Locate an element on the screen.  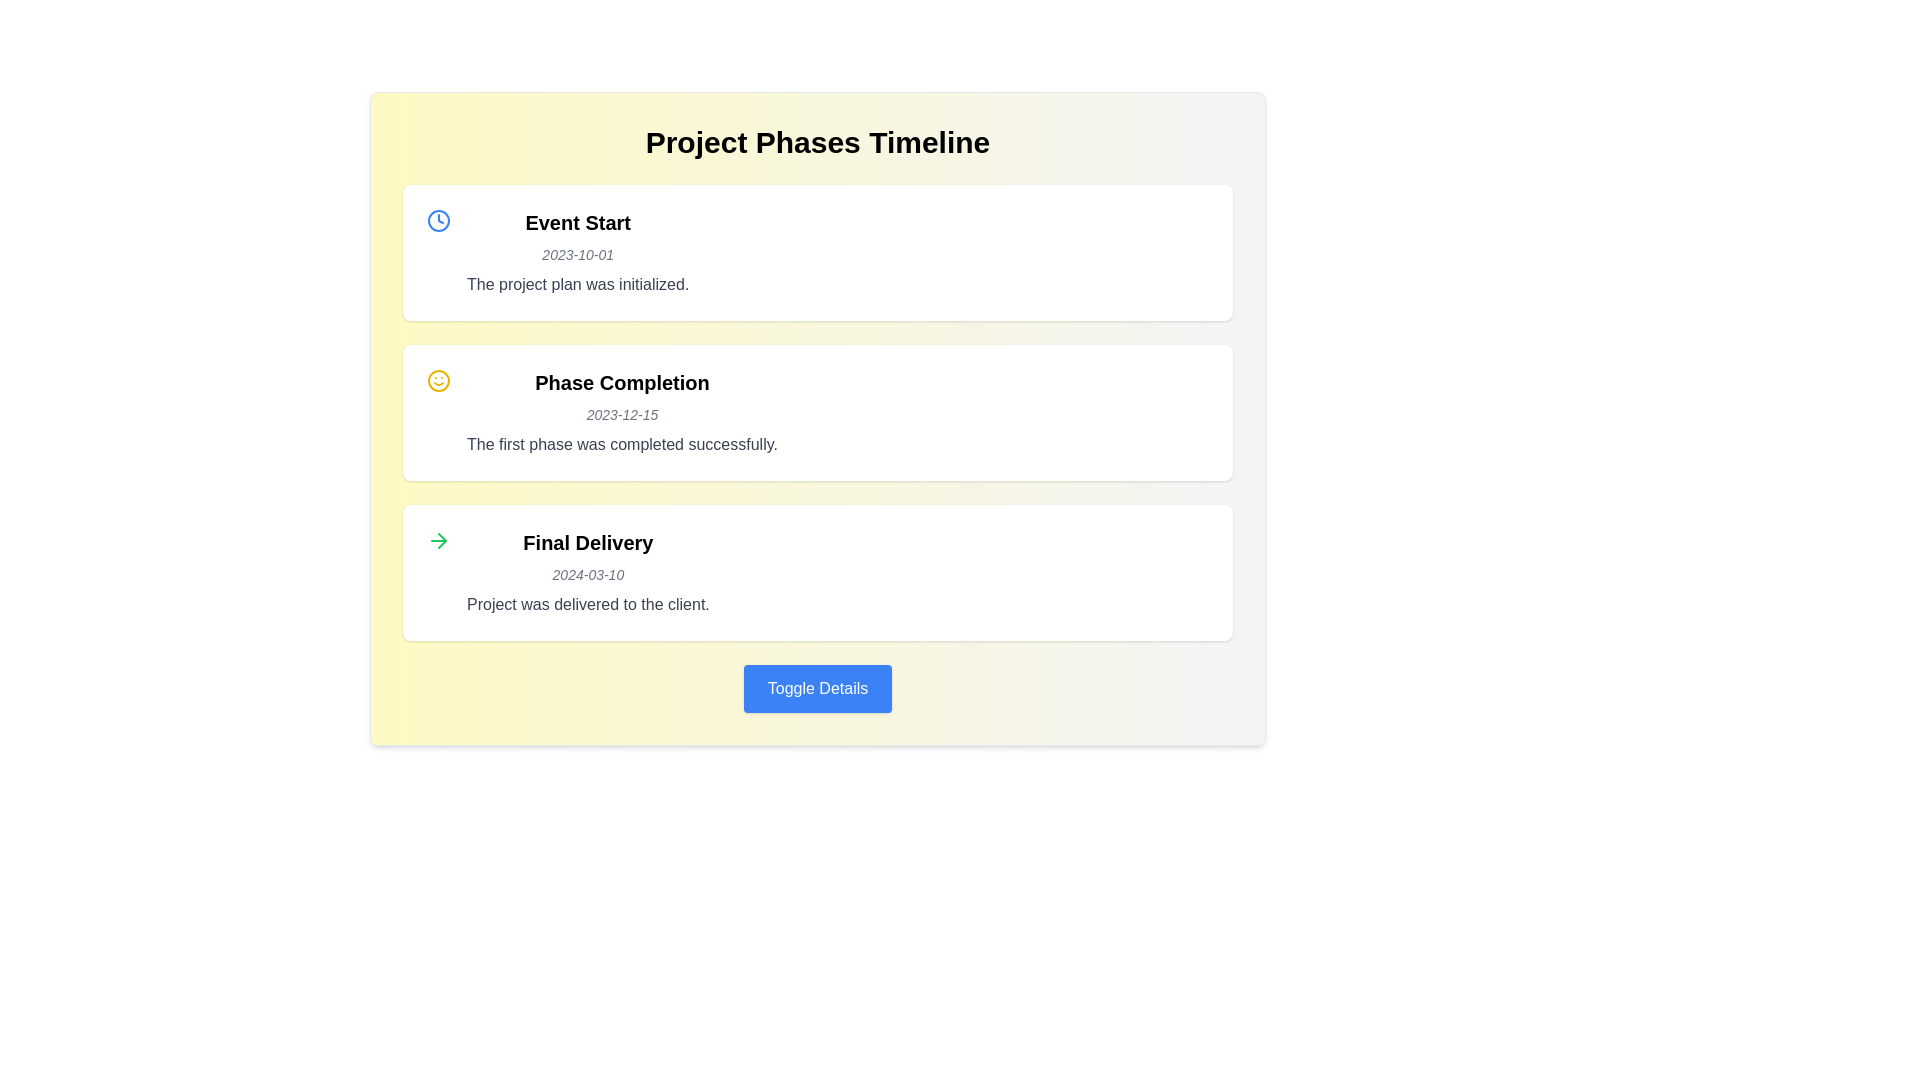
descriptive note related to the 'Final Delivery' milestone, which is the third text element under the 'Final Delivery' title and the date '2024-03-10' is located at coordinates (587, 604).